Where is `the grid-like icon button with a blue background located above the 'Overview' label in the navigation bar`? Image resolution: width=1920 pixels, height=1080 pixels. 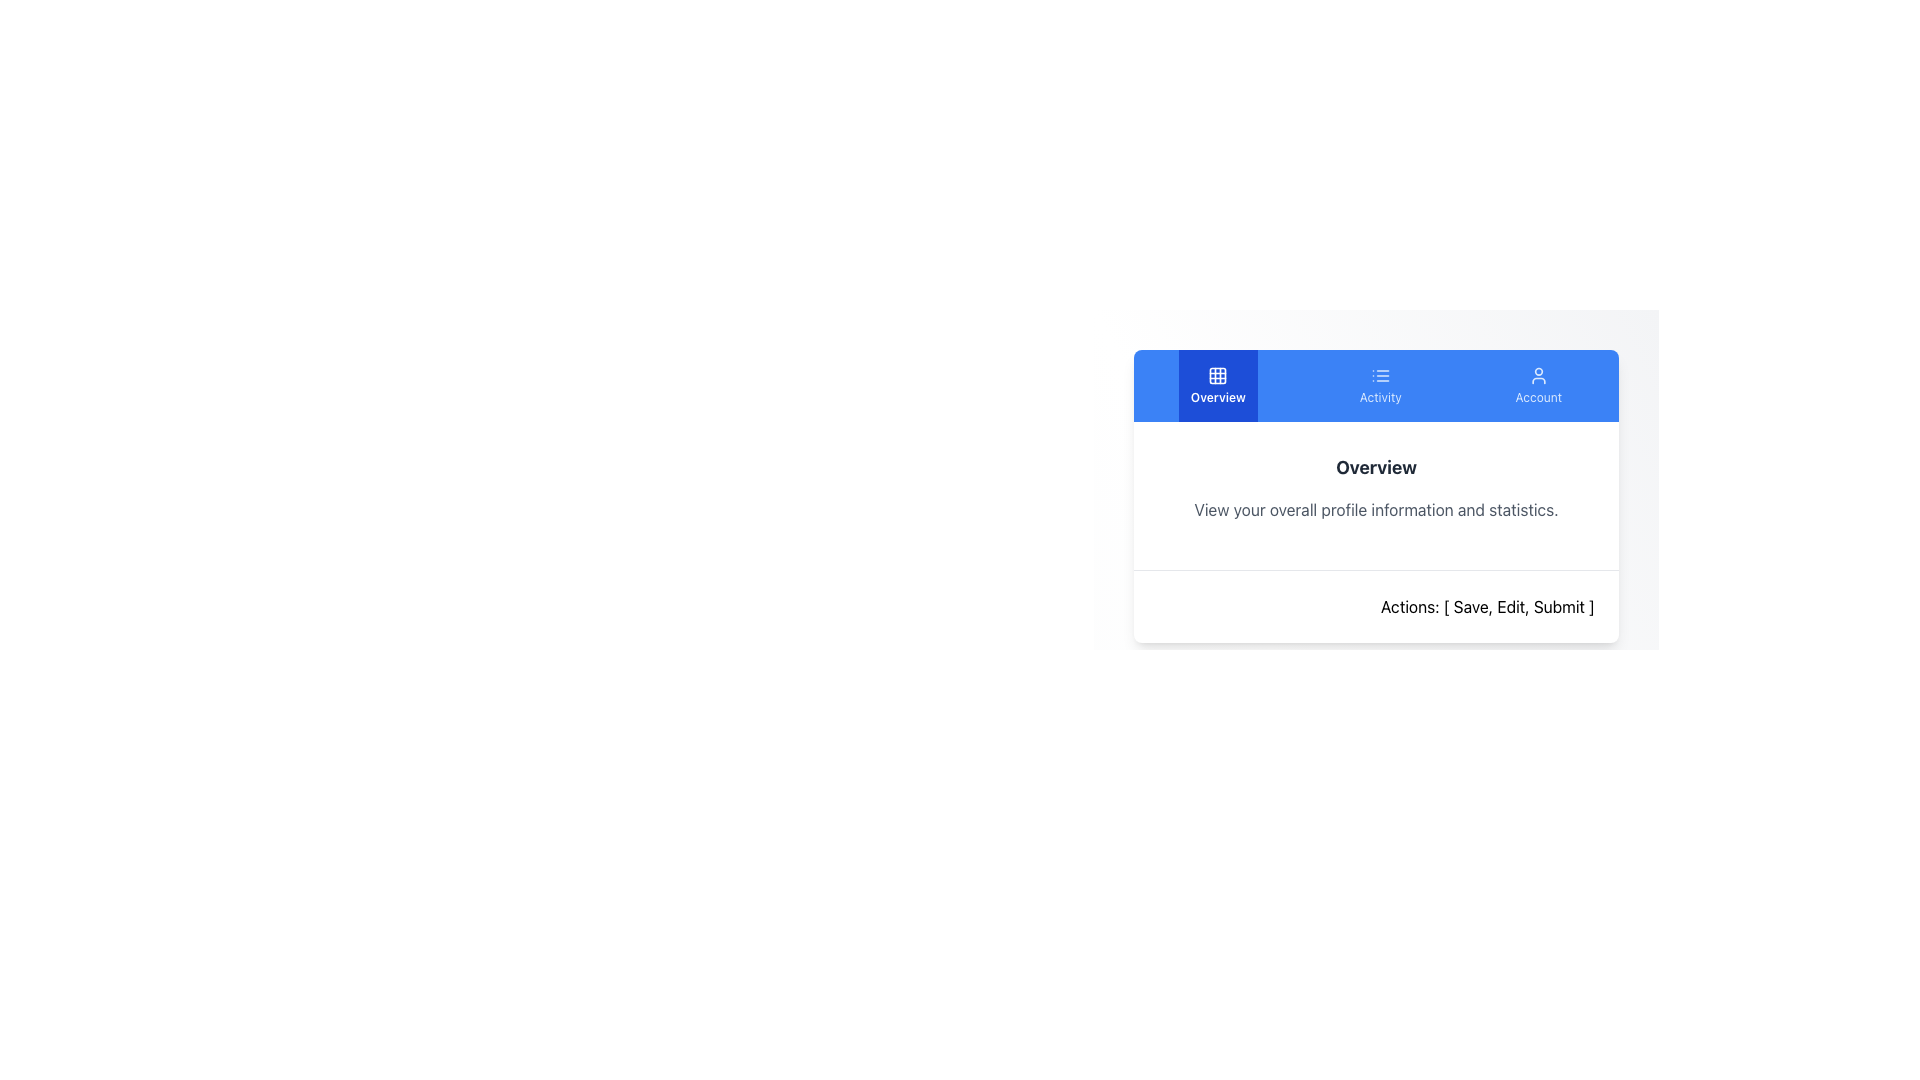
the grid-like icon button with a blue background located above the 'Overview' label in the navigation bar is located at coordinates (1217, 375).